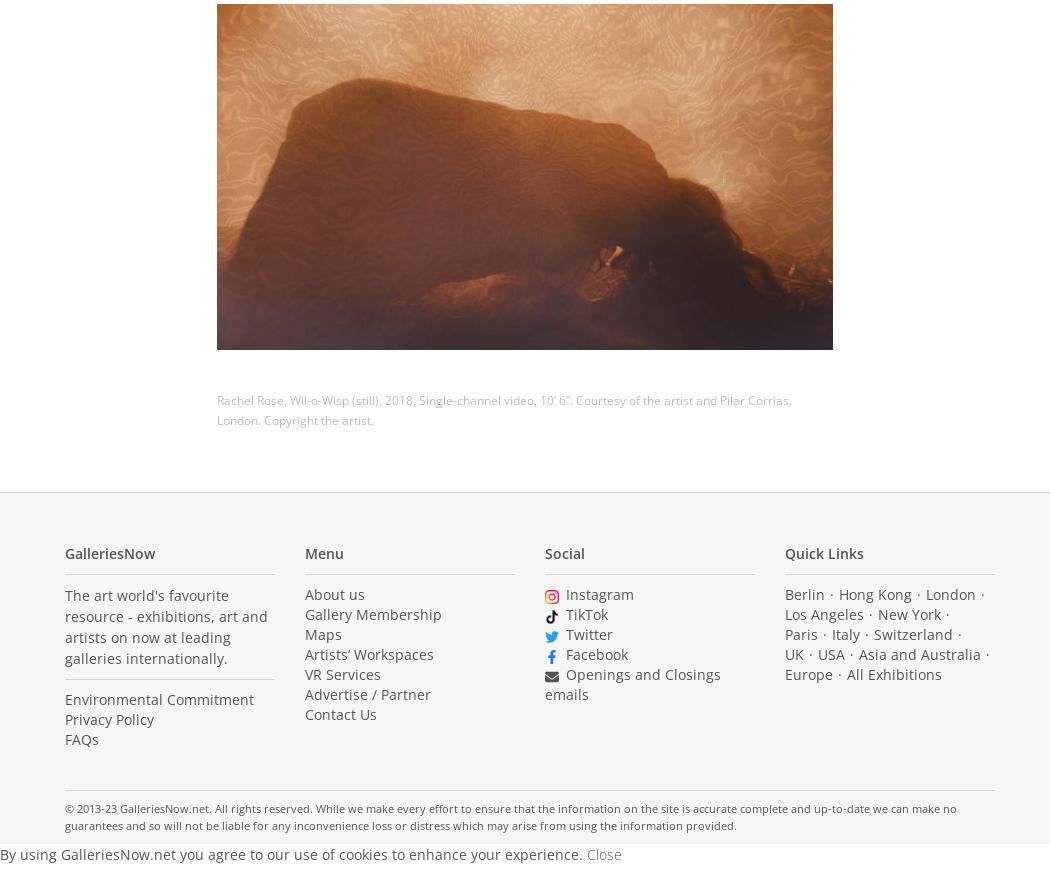 The height and width of the screenshot is (874, 1050). What do you see at coordinates (340, 714) in the screenshot?
I see `'Contact Us'` at bounding box center [340, 714].